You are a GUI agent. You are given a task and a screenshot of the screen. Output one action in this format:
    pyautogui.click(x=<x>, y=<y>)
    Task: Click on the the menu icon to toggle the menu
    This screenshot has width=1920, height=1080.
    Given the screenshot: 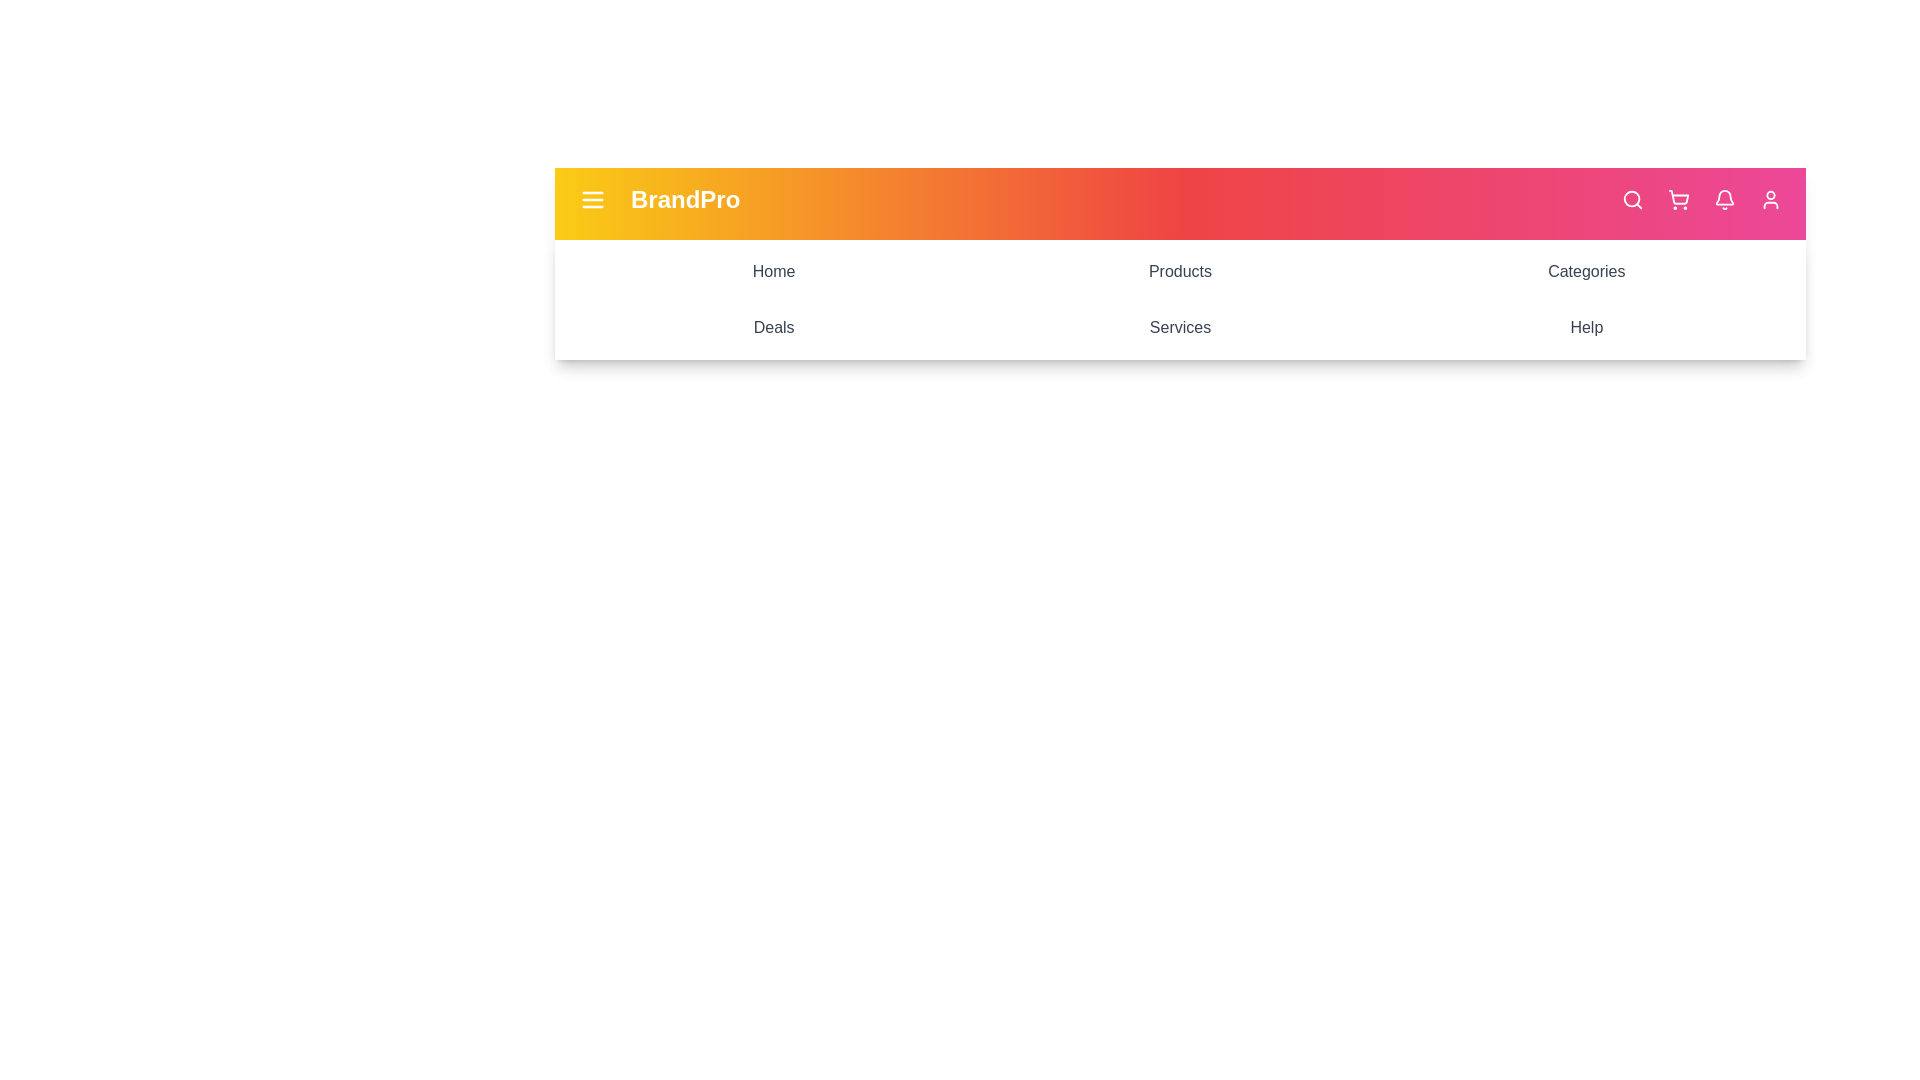 What is the action you would take?
    pyautogui.click(x=592, y=200)
    